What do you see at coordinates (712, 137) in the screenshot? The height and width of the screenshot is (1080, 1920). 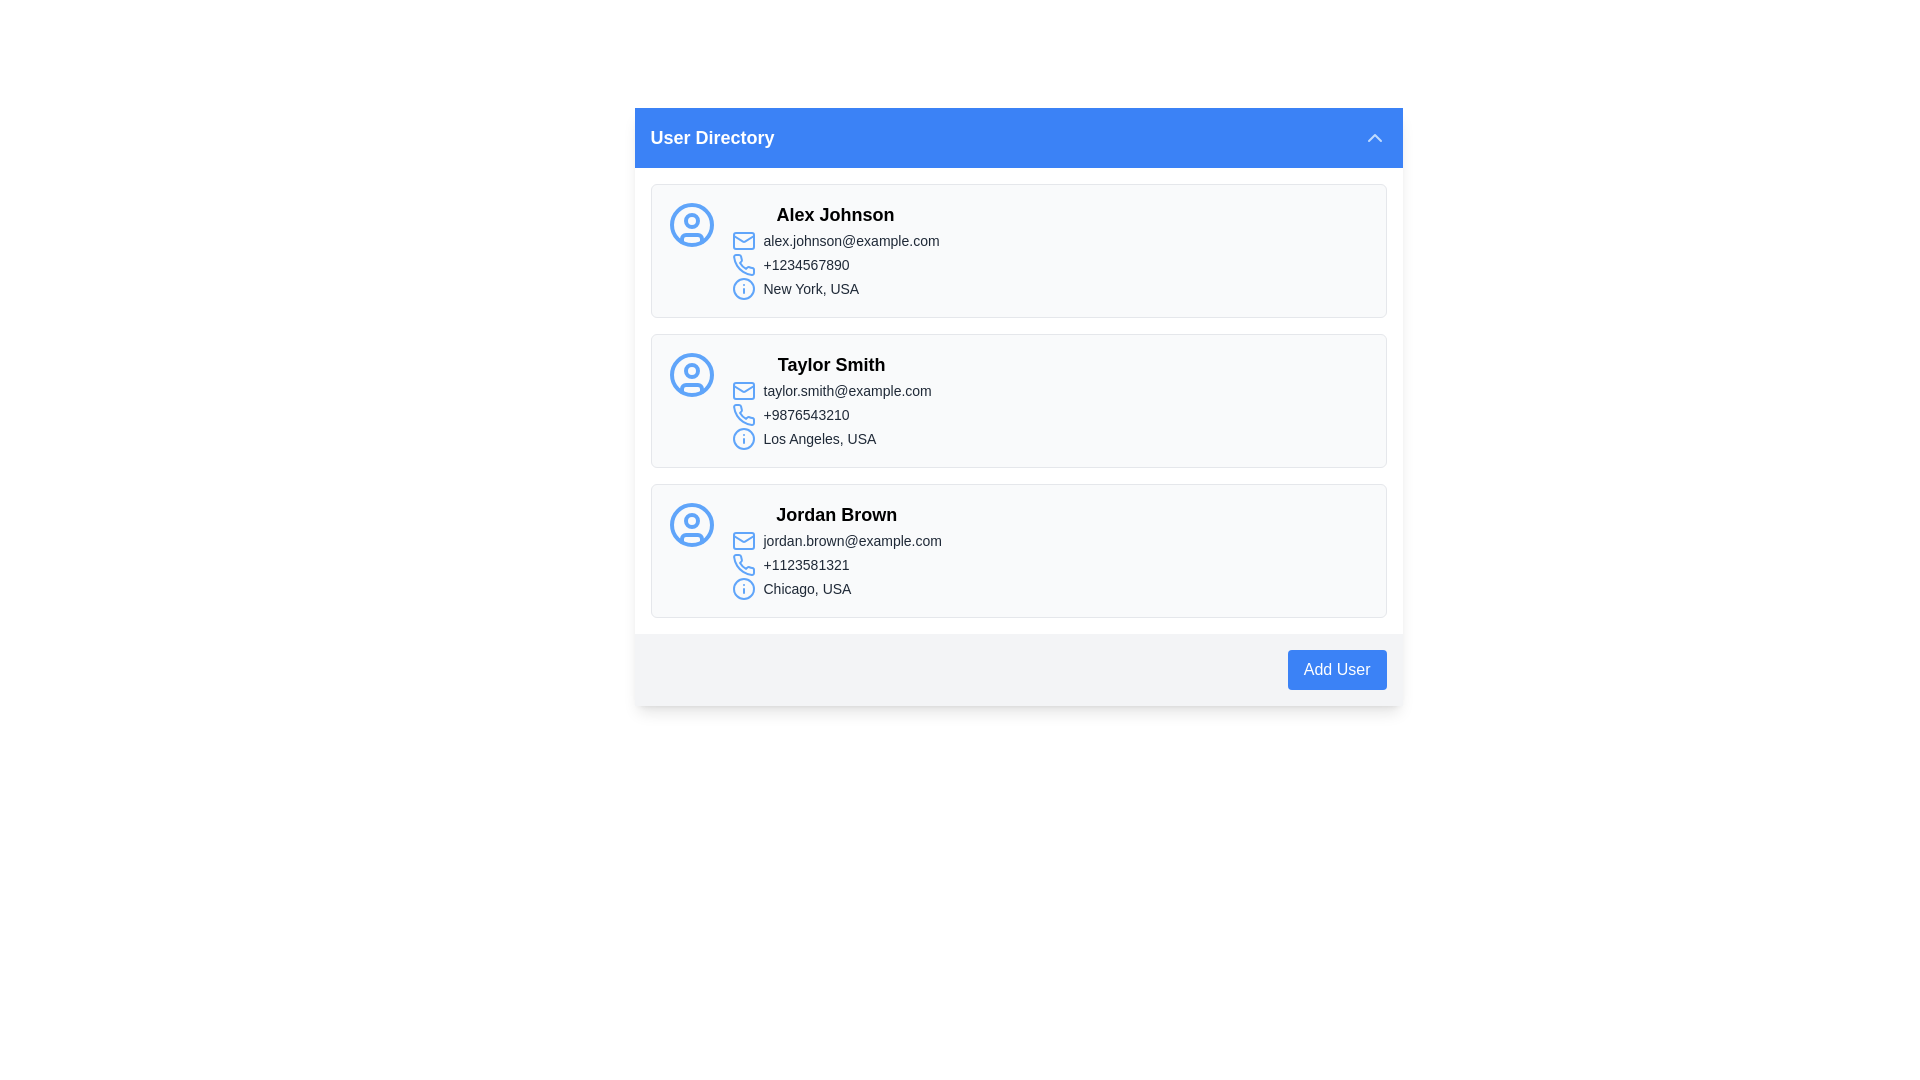 I see `the bold, large-sized text label 'User Directory' styled in white font against a blue background, located at the far left of the header bar` at bounding box center [712, 137].